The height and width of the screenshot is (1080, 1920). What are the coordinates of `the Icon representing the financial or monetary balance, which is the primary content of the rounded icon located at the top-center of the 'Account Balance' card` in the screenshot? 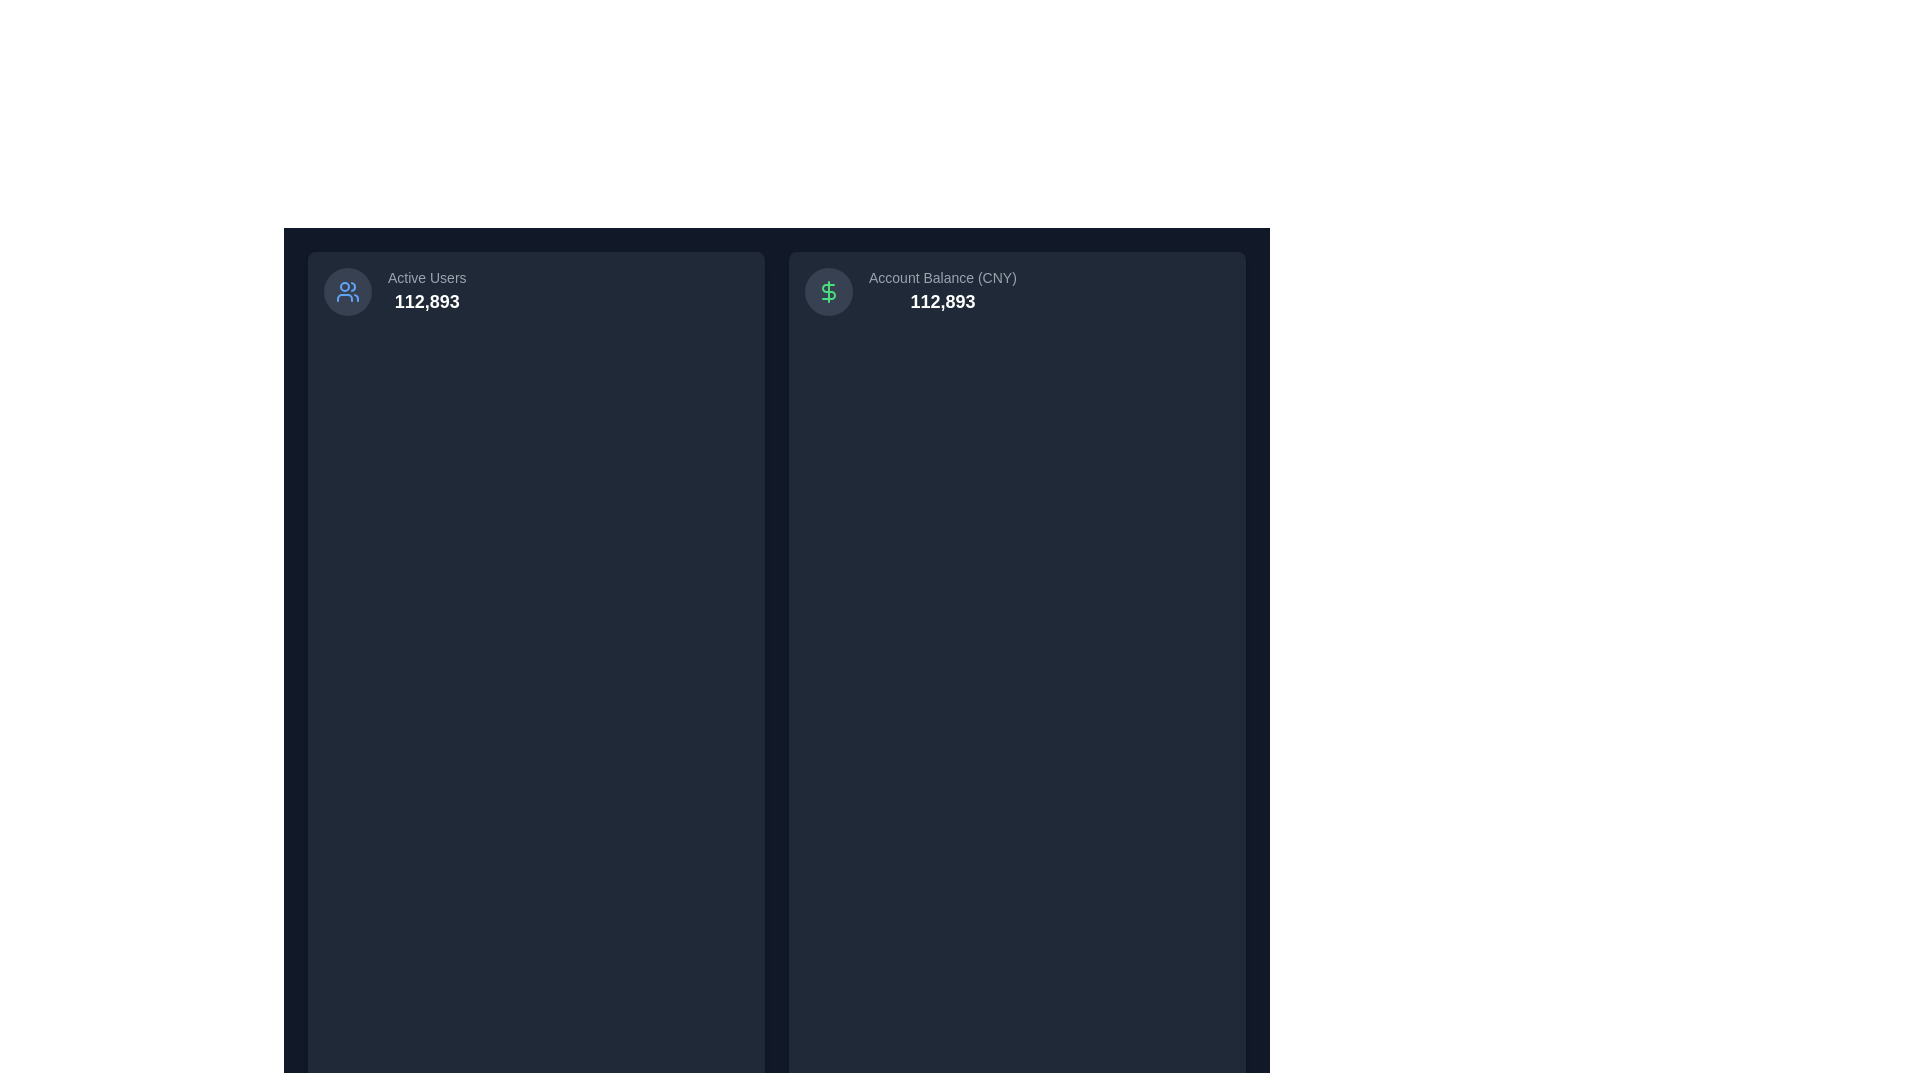 It's located at (829, 292).